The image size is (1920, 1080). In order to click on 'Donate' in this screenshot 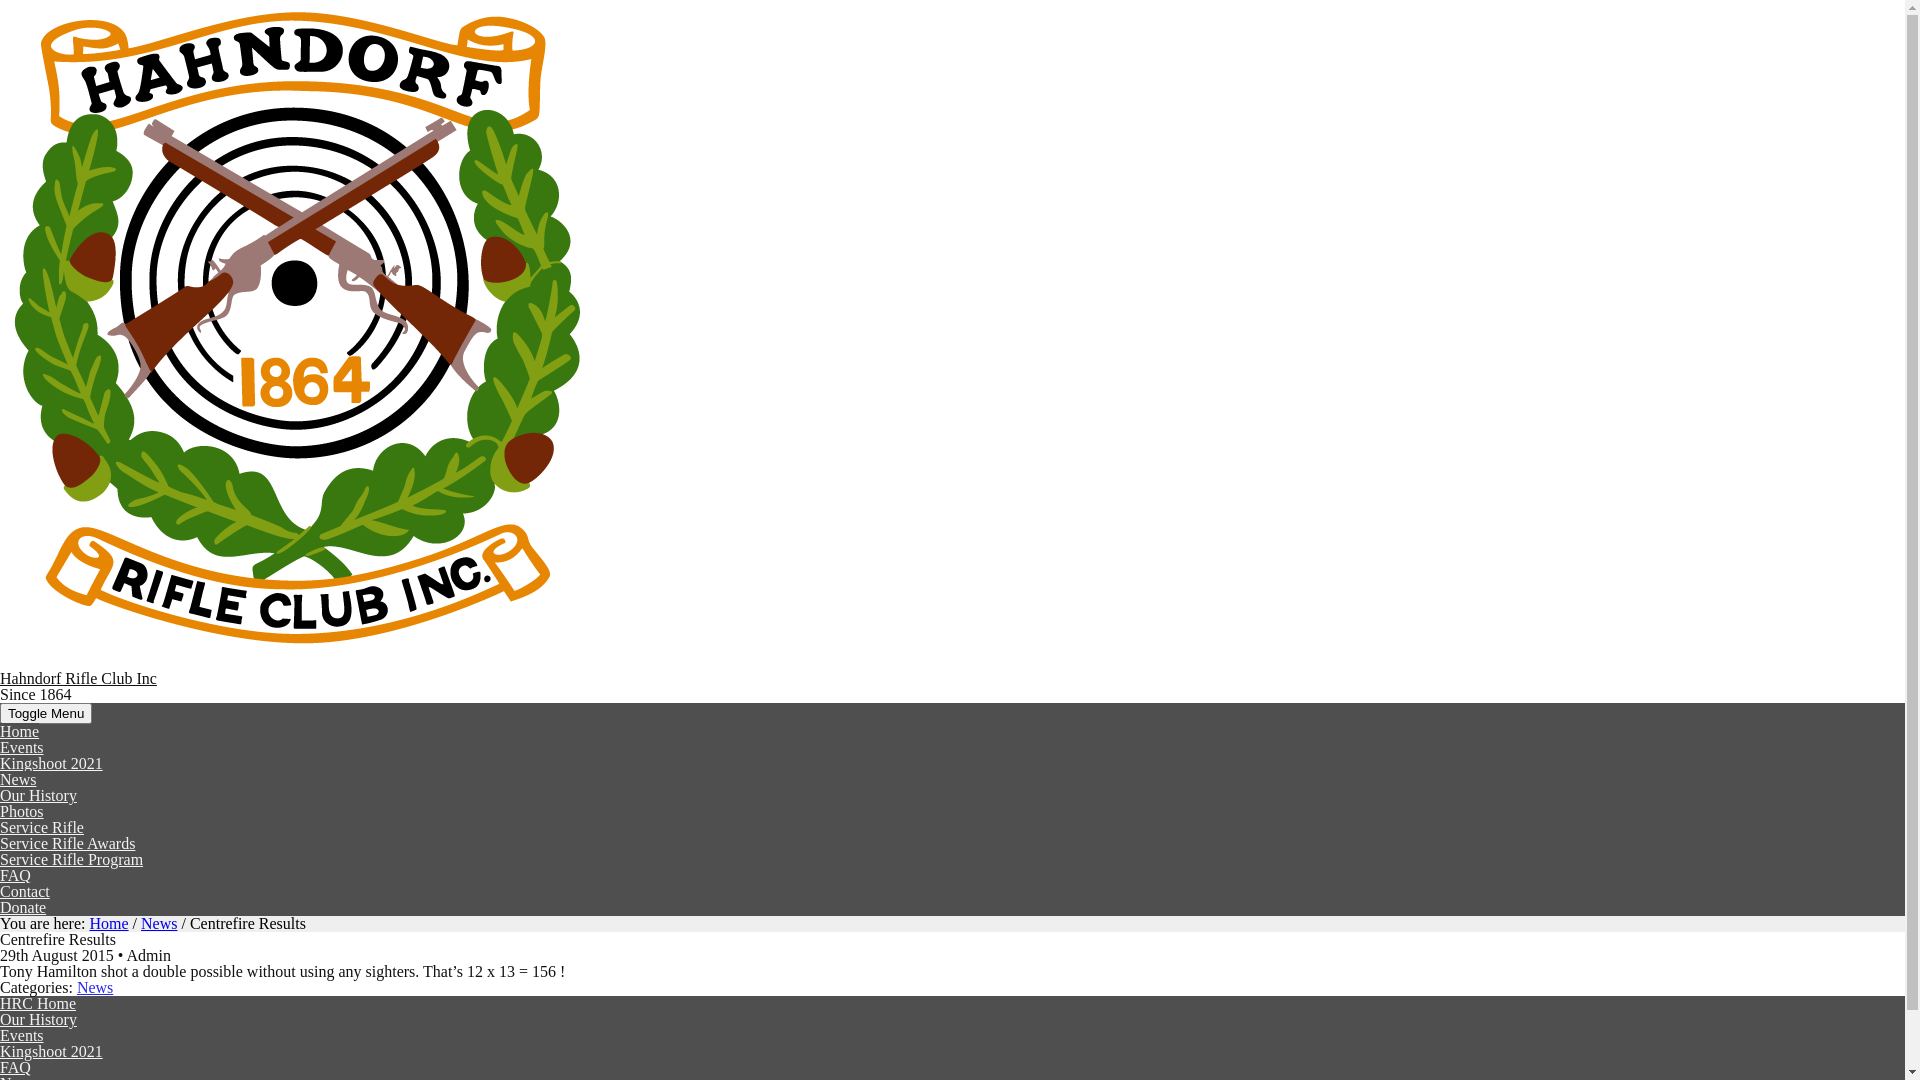, I will do `click(23, 907)`.